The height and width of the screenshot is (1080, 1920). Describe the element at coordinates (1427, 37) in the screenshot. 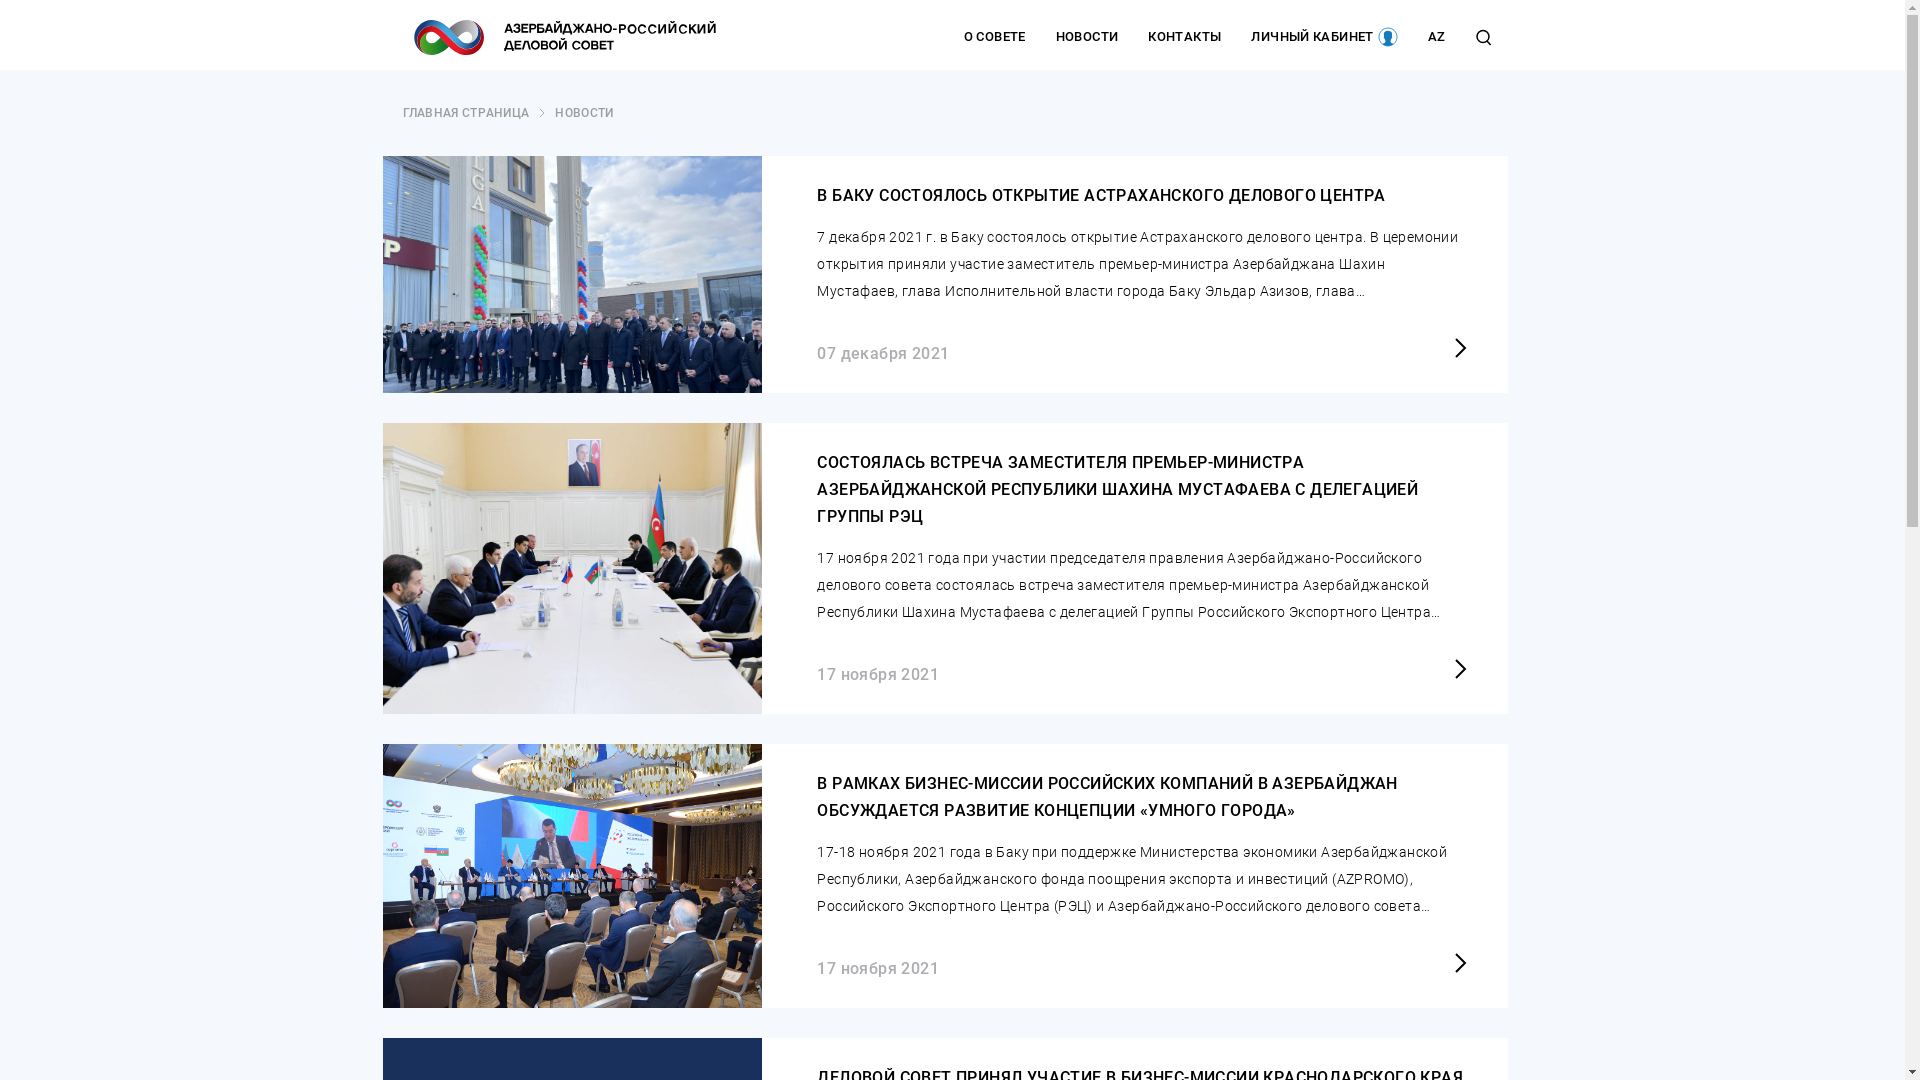

I see `'AZ'` at that location.